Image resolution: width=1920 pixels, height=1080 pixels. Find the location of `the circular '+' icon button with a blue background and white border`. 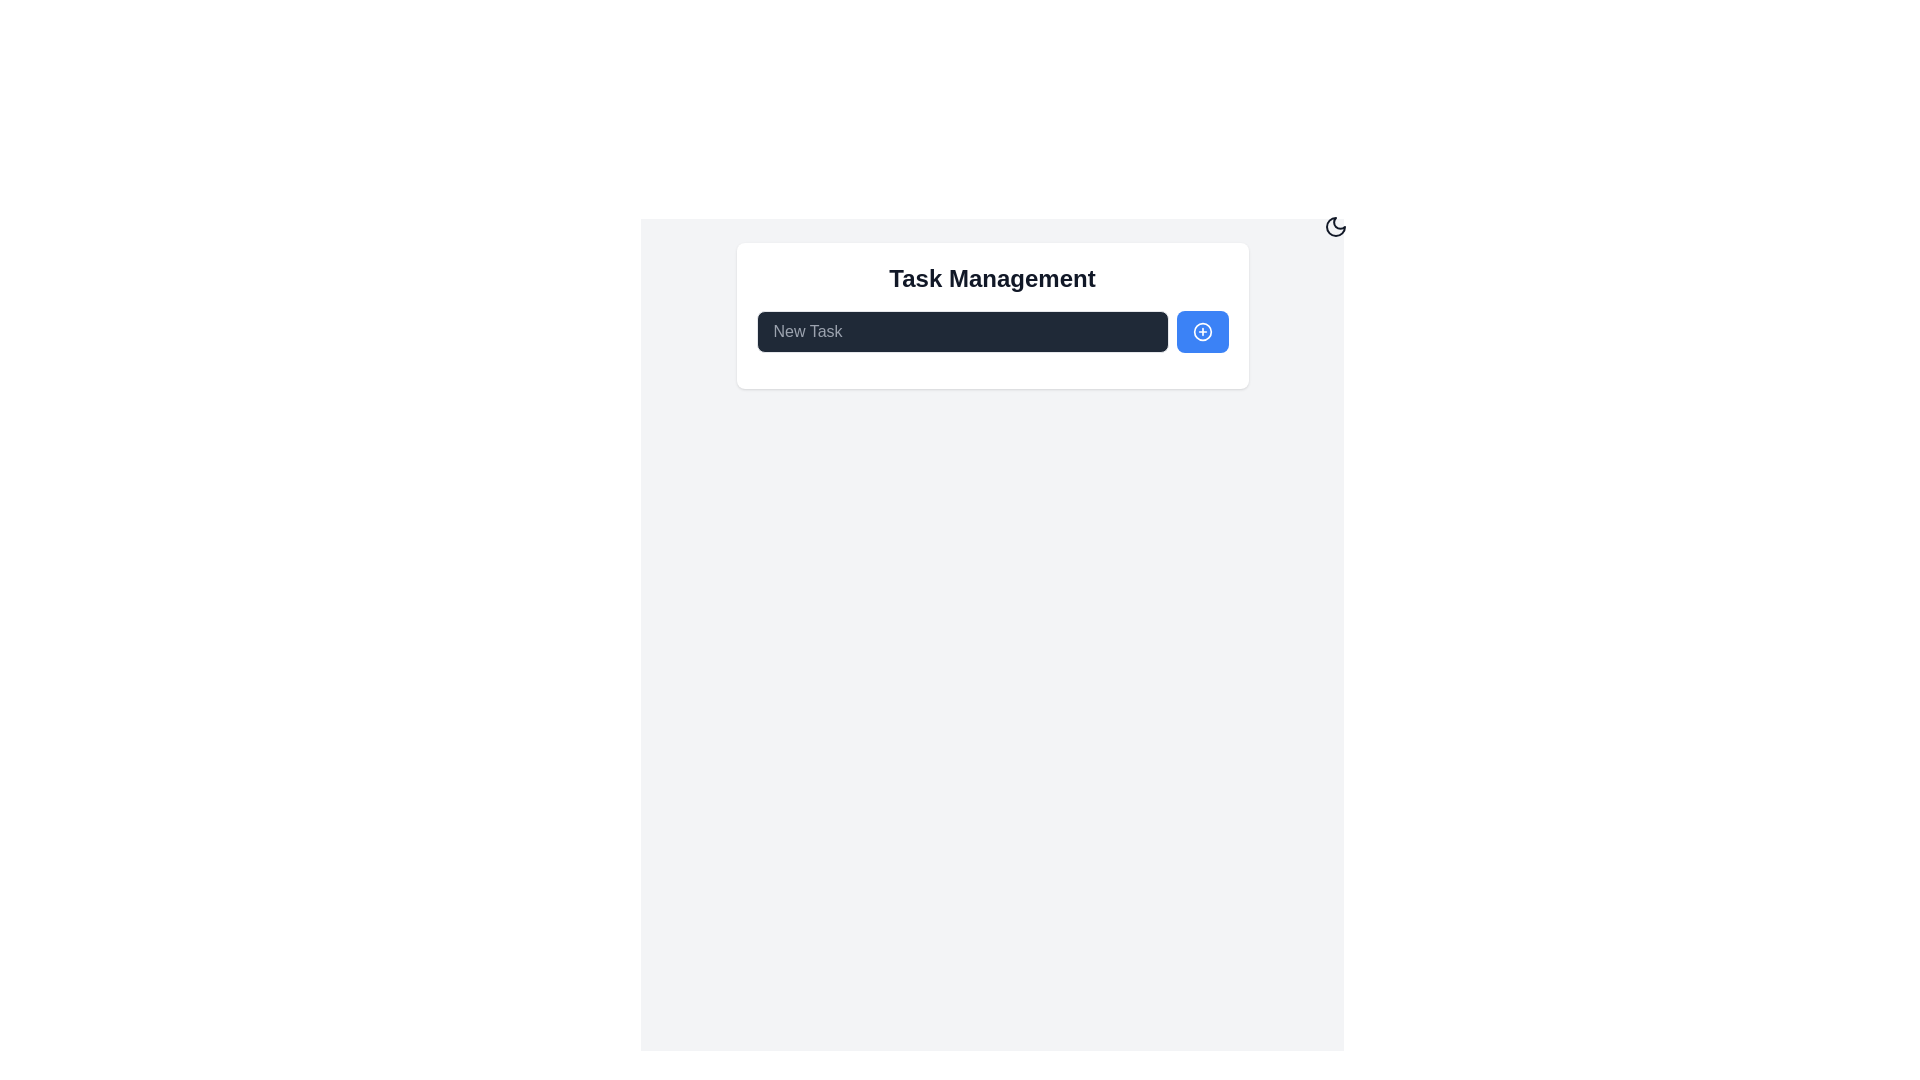

the circular '+' icon button with a blue background and white border is located at coordinates (1201, 330).